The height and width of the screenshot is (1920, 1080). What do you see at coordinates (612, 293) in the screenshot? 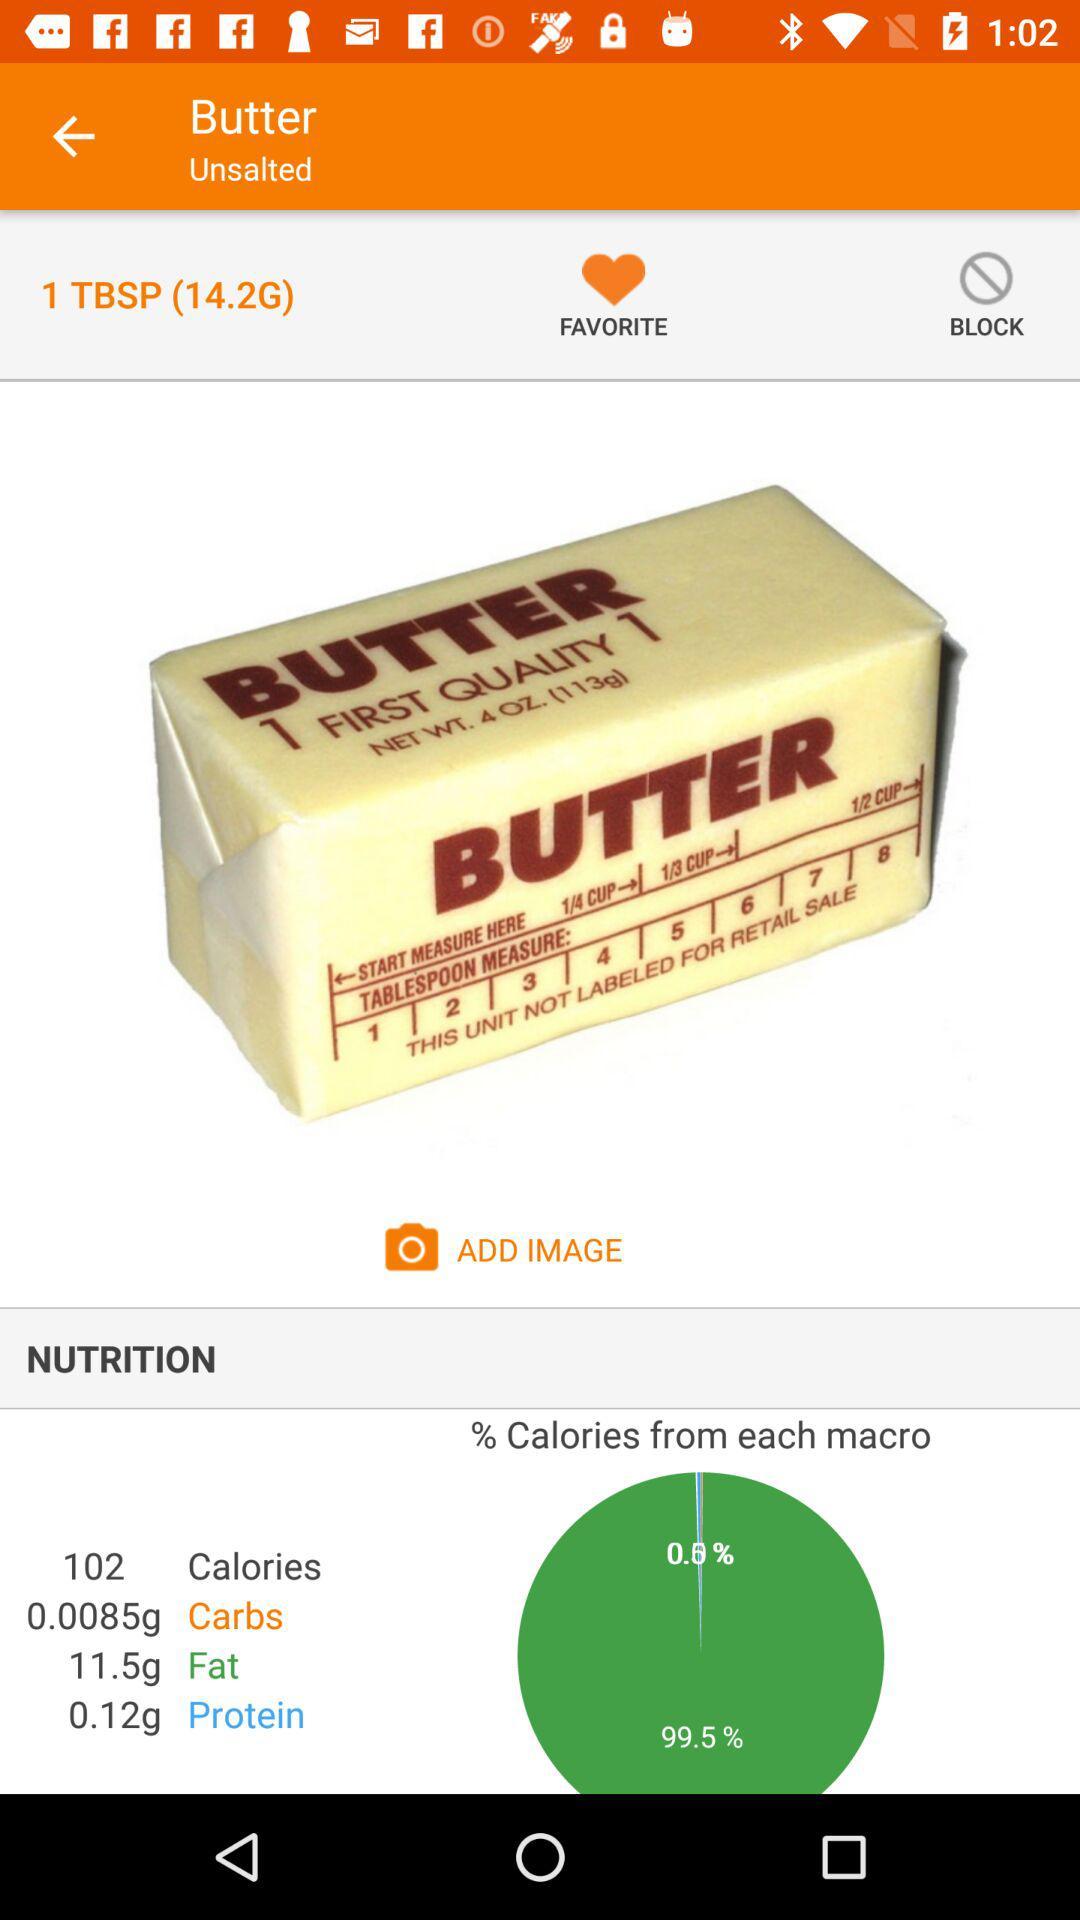
I see `item to the right of the 1 tbsp 14 item` at bounding box center [612, 293].